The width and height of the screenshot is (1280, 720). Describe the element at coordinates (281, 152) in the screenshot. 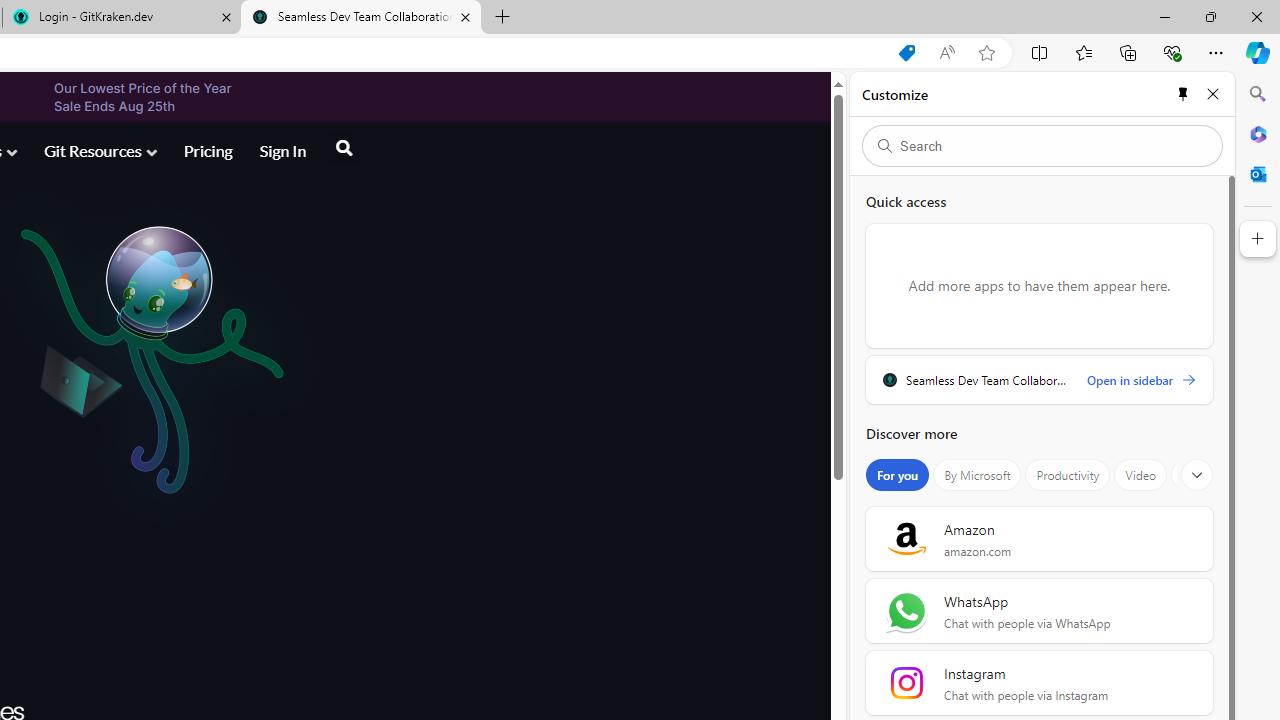

I see `'Sign In'` at that location.